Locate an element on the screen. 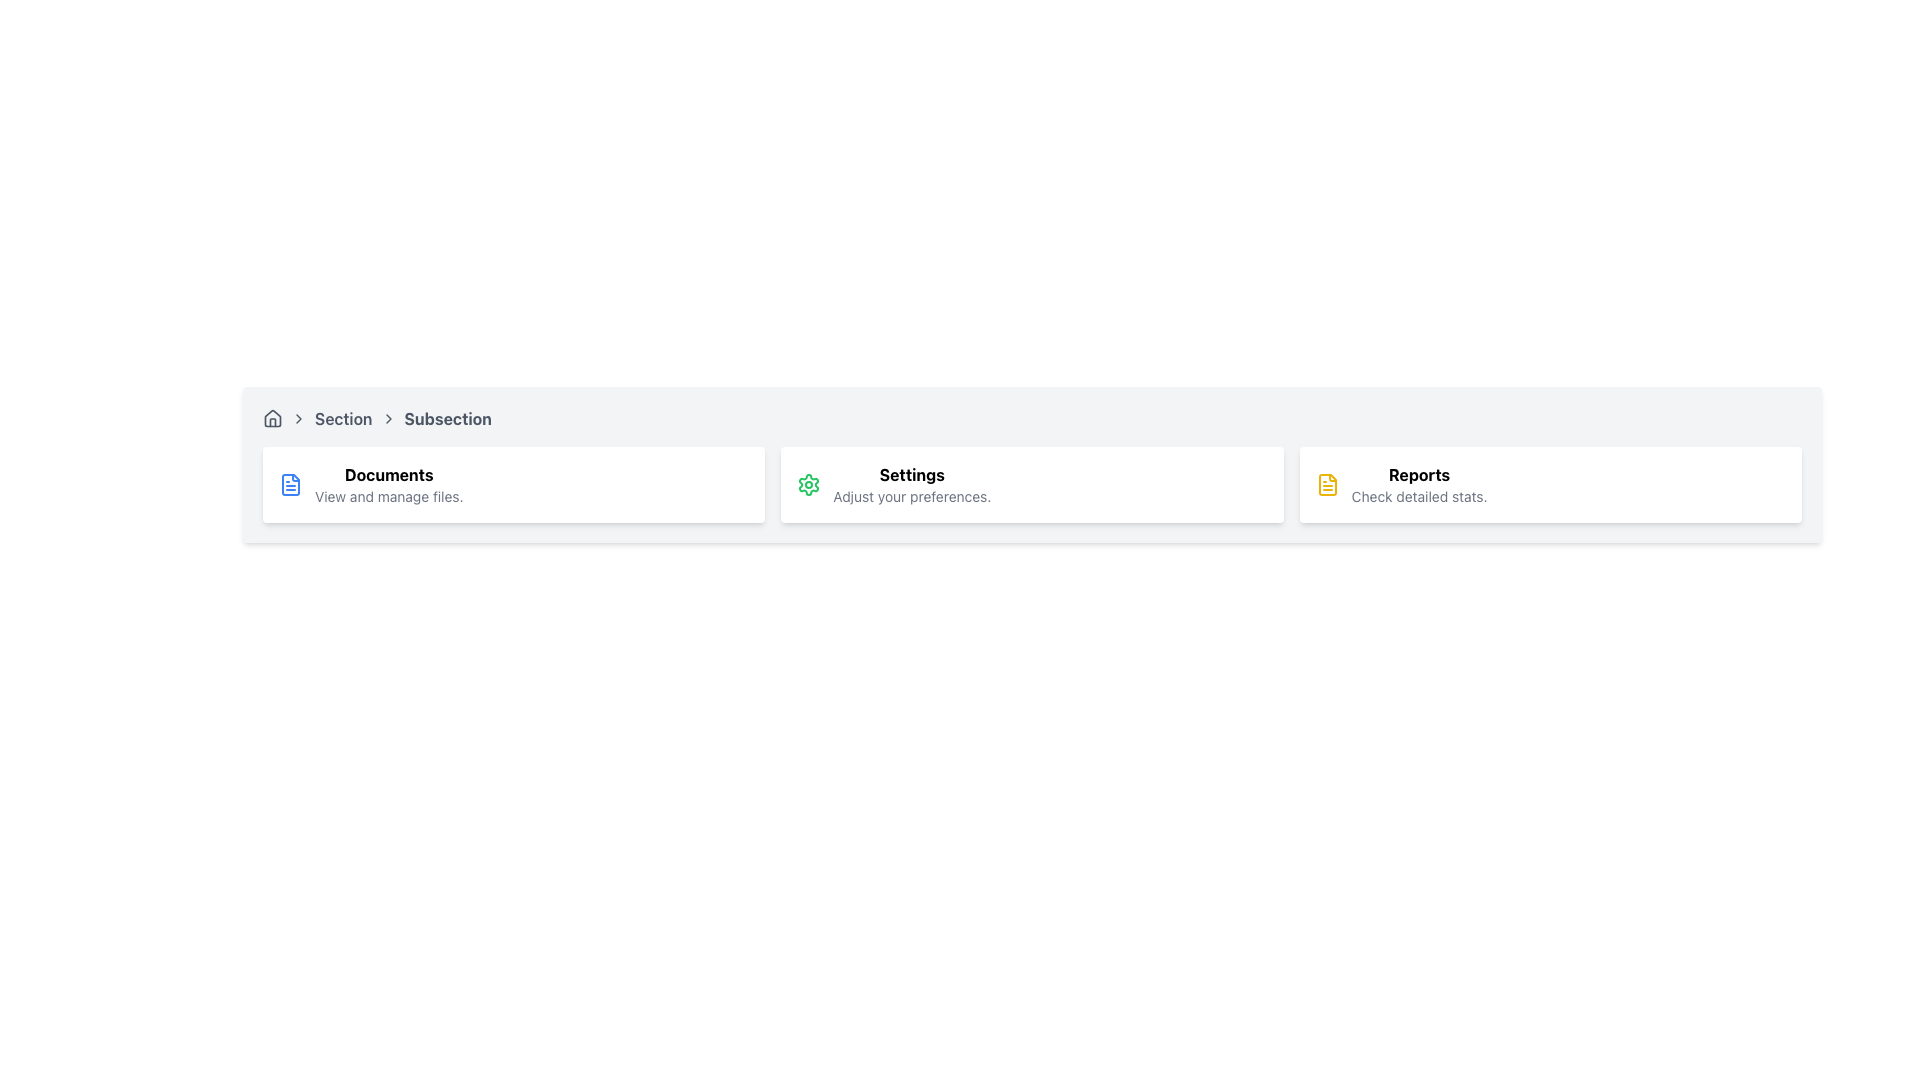 The width and height of the screenshot is (1920, 1080). the second chevron icon in the breadcrumb navigation bar, which indicates progression to the next hierarchy level is located at coordinates (297, 418).